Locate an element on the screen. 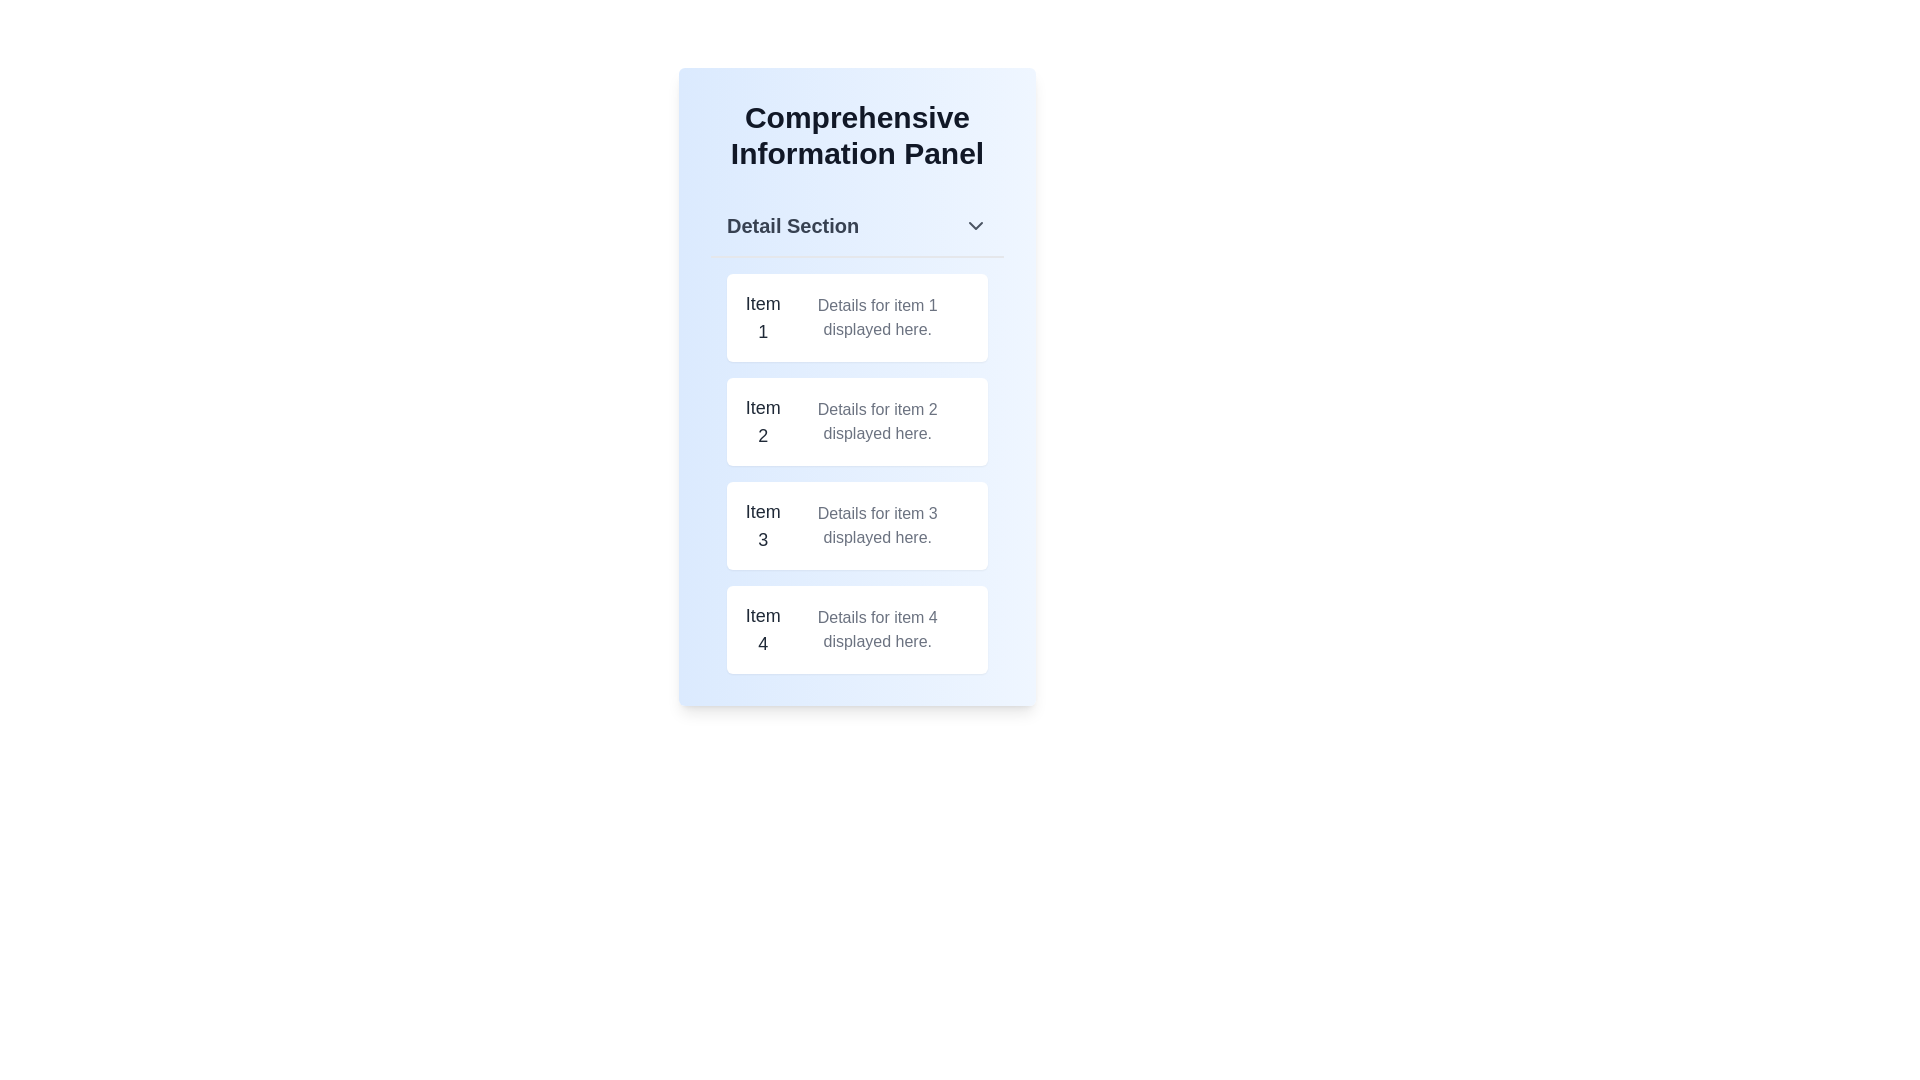  text label that serves as the title for the fourth section in the list, located at the bottom of the visible segment of the panel is located at coordinates (762, 628).